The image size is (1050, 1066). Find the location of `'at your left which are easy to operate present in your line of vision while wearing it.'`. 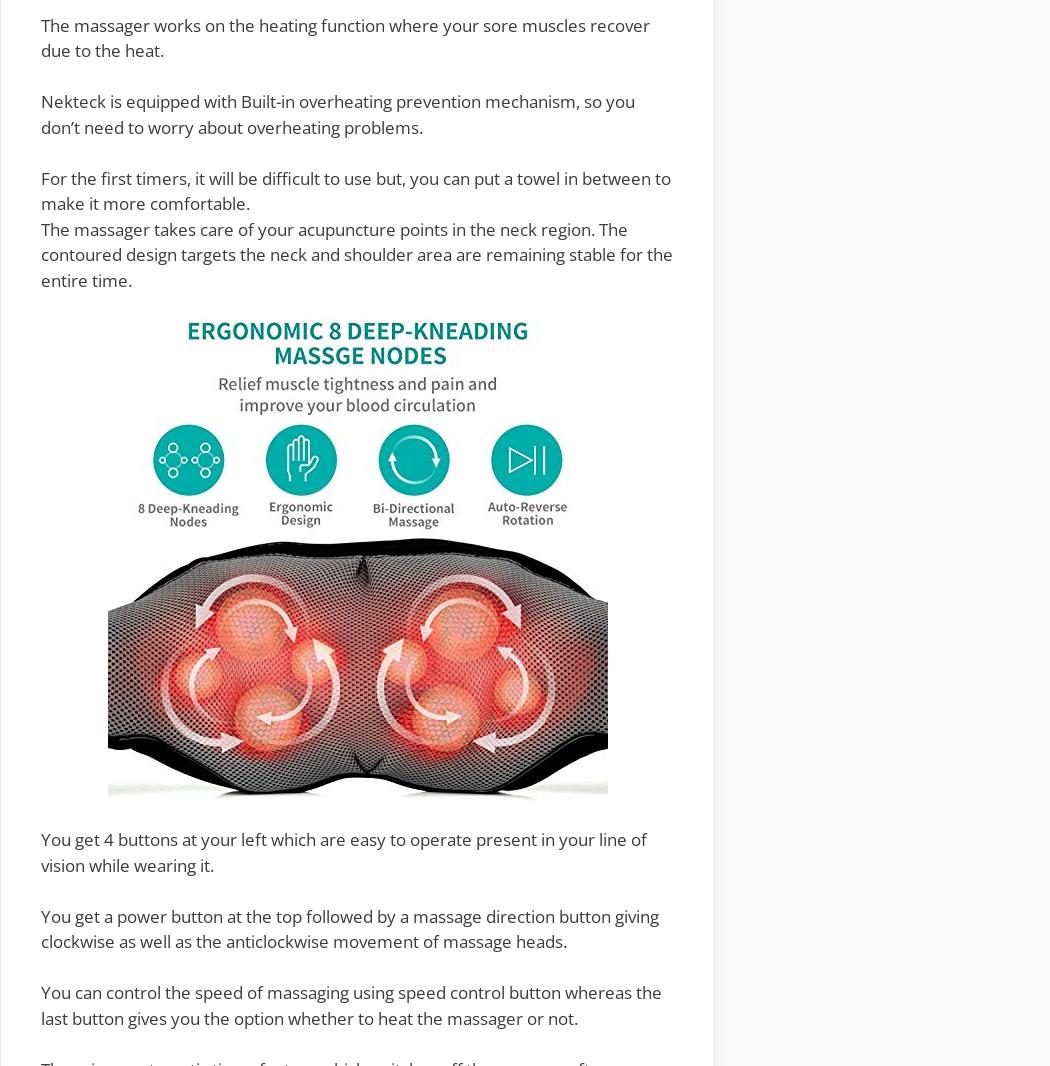

'at your left which are easy to operate present in your line of vision while wearing it.' is located at coordinates (342, 851).